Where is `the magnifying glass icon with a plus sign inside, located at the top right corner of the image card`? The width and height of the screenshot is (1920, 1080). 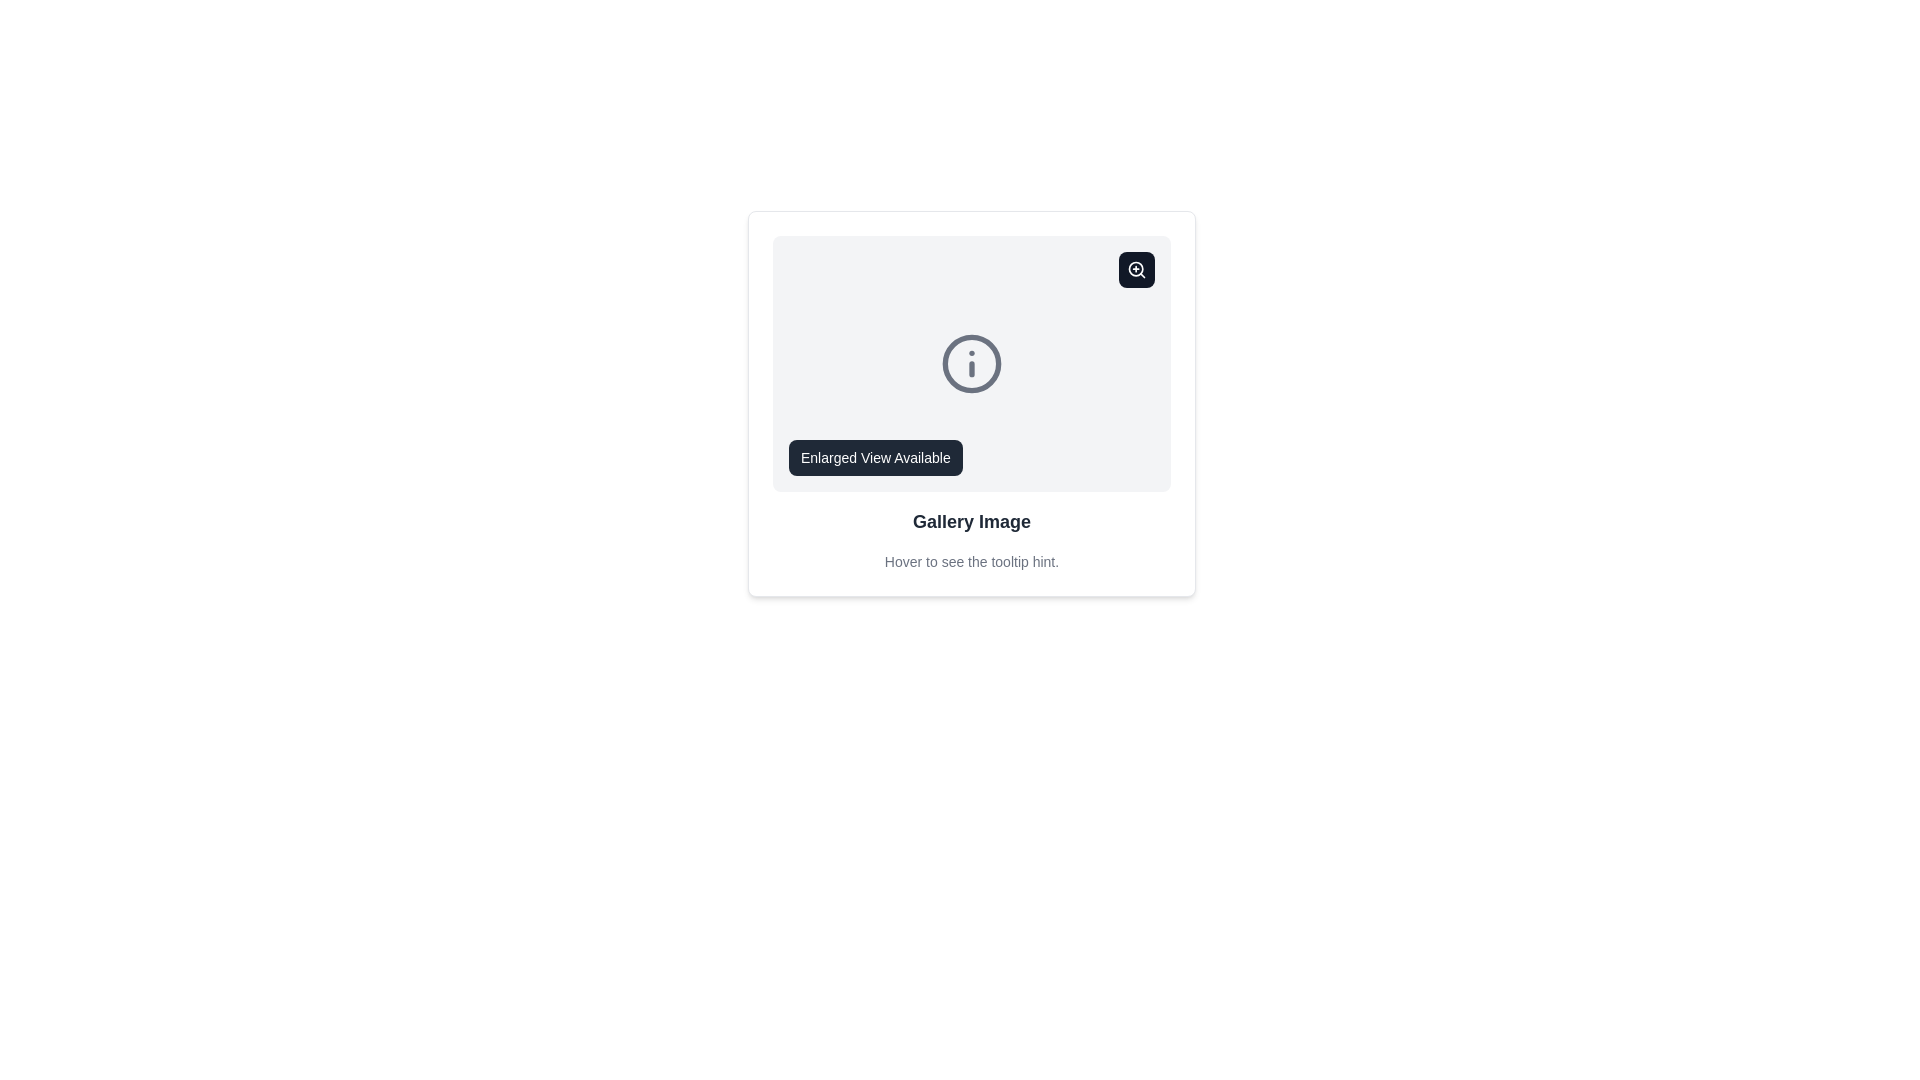
the magnifying glass icon with a plus sign inside, located at the top right corner of the image card is located at coordinates (1137, 270).